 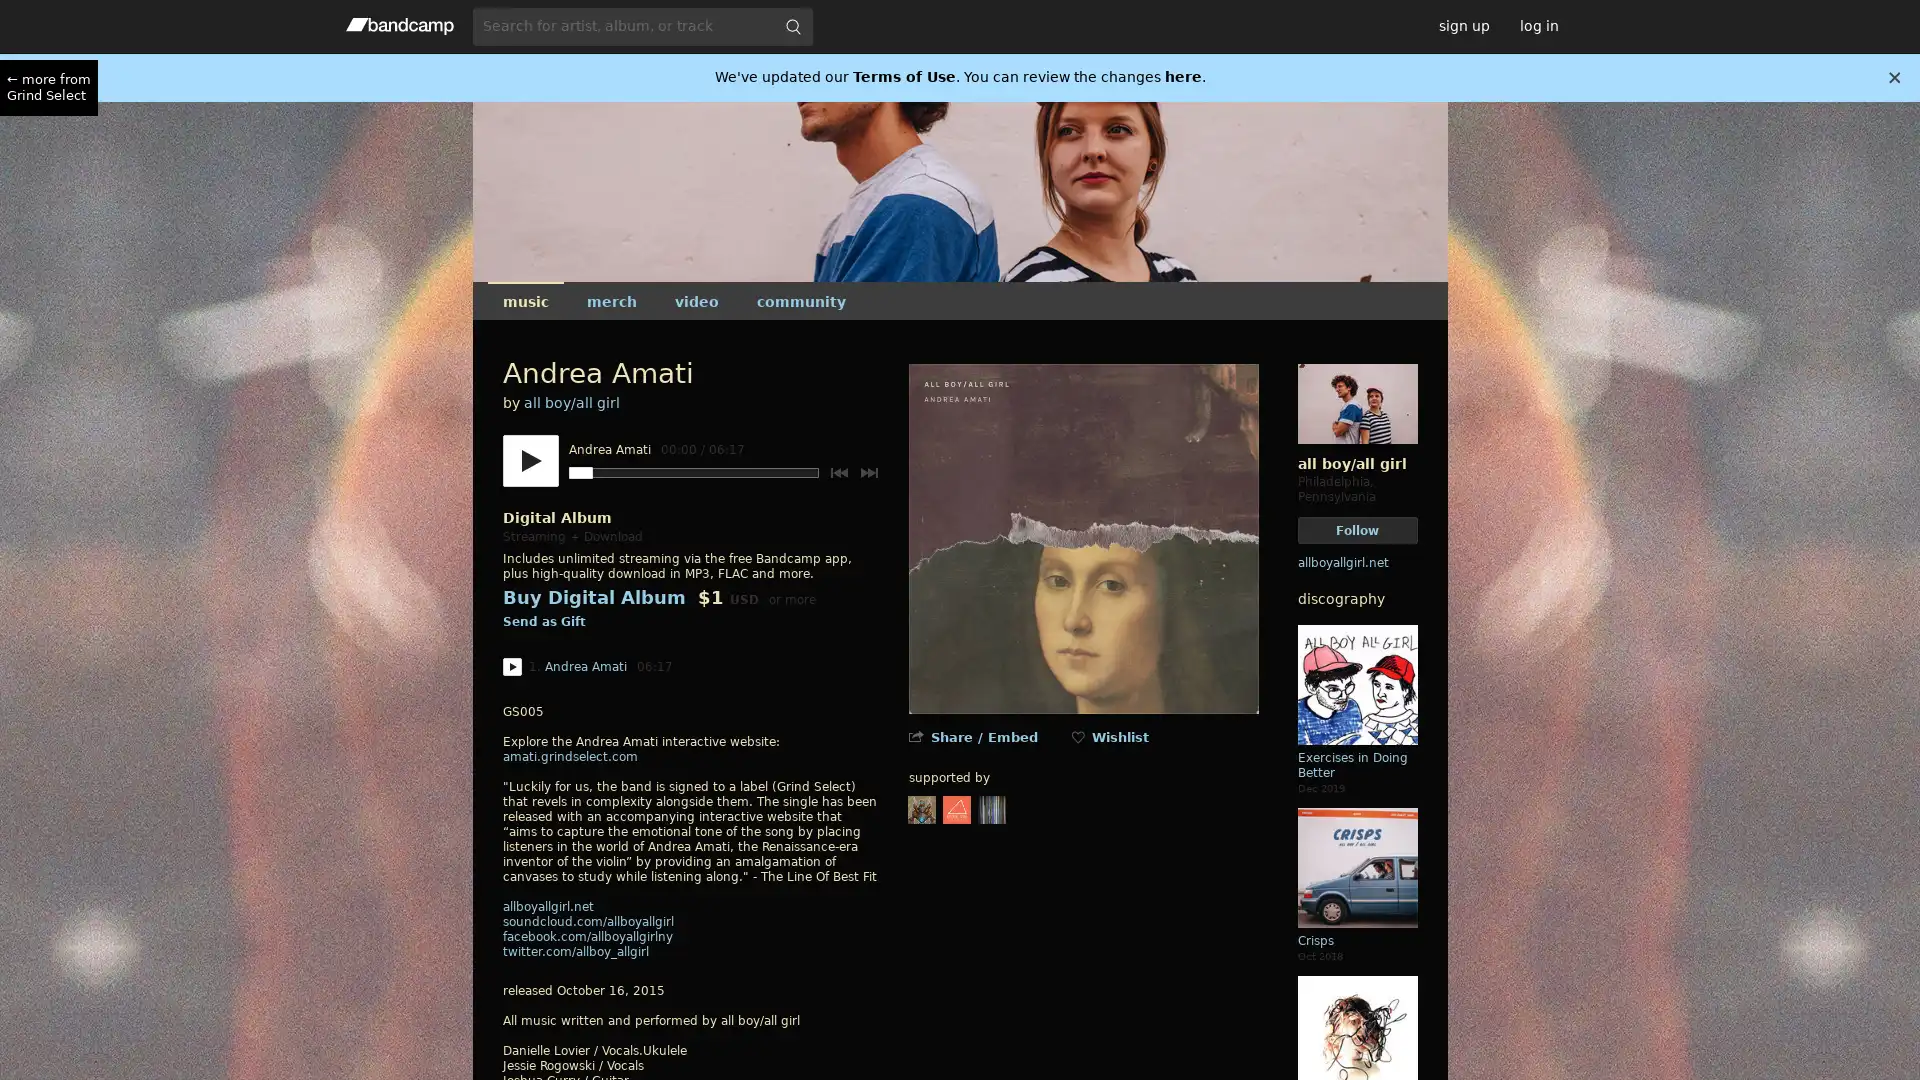 What do you see at coordinates (592, 596) in the screenshot?
I see `Buy Digital Album` at bounding box center [592, 596].